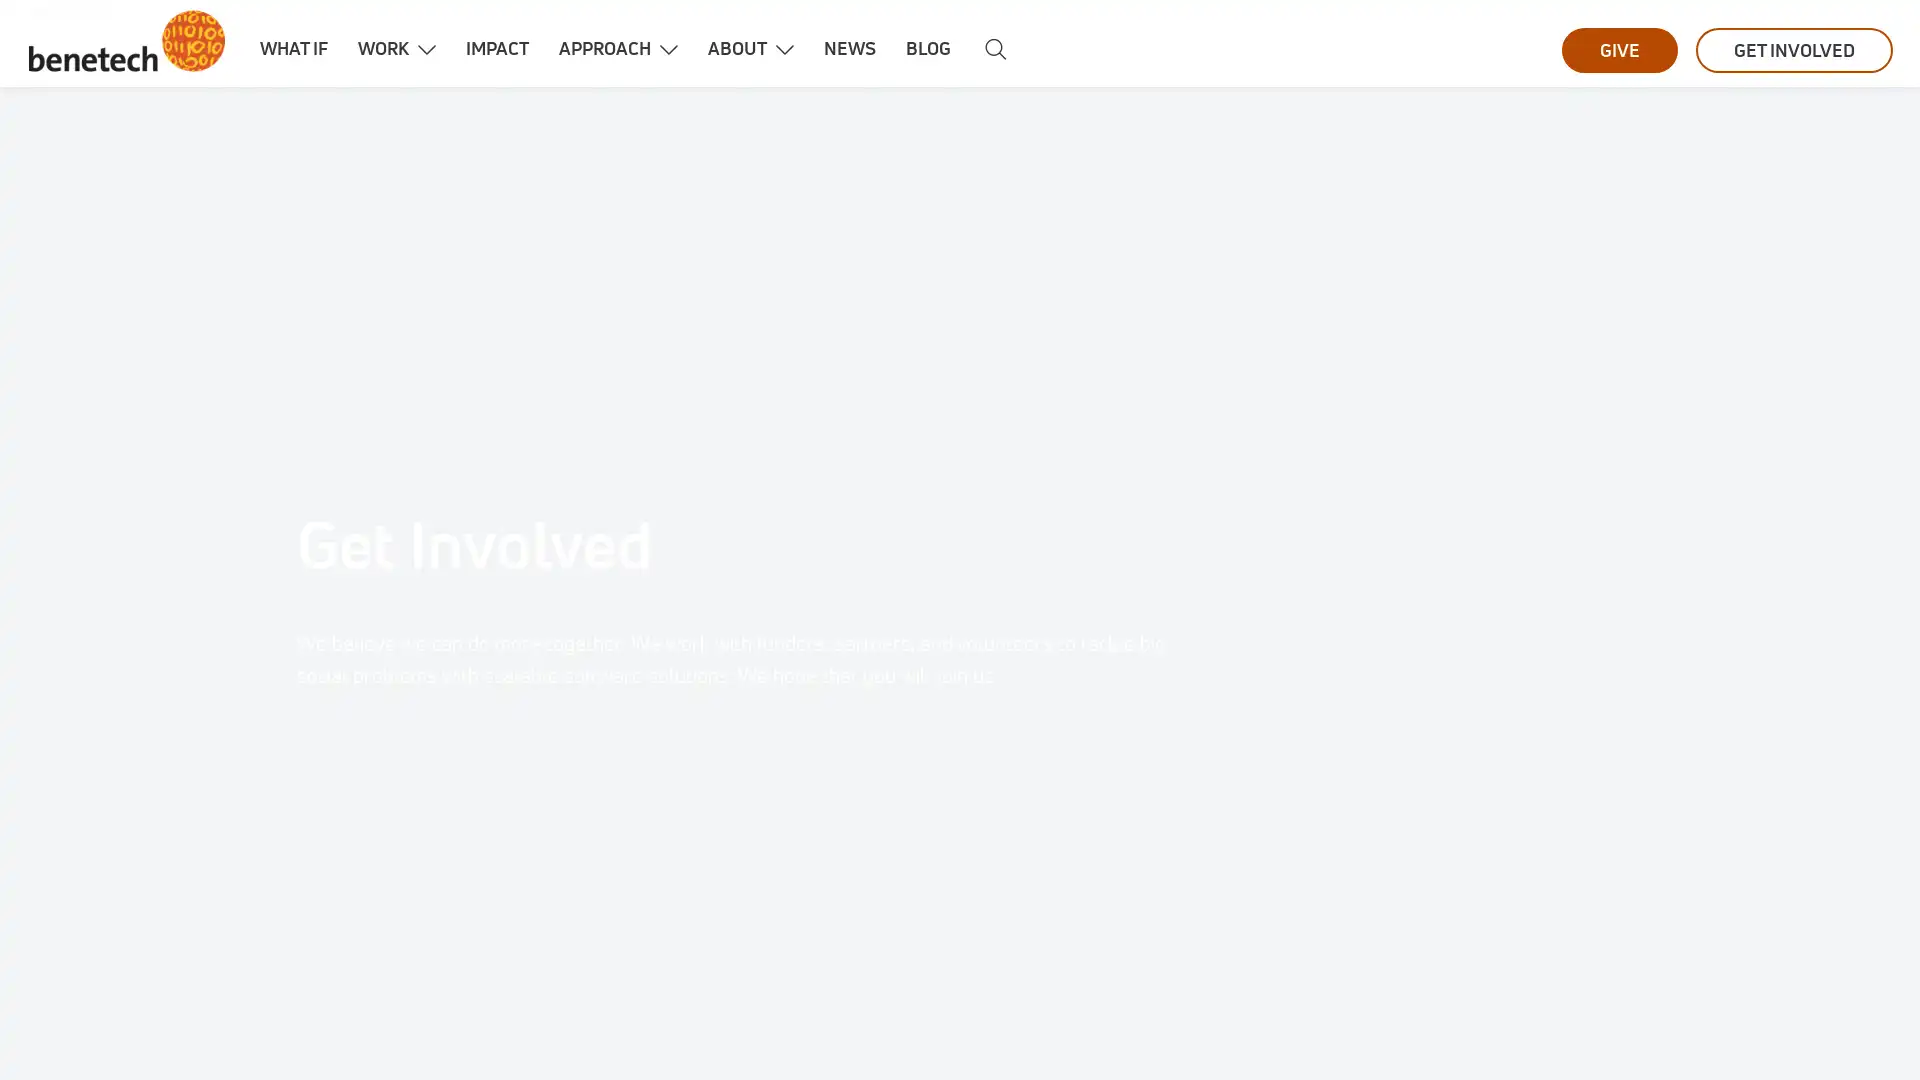 This screenshot has height=1080, width=1920. I want to click on Show dropdown menu for Approach, so click(668, 49).